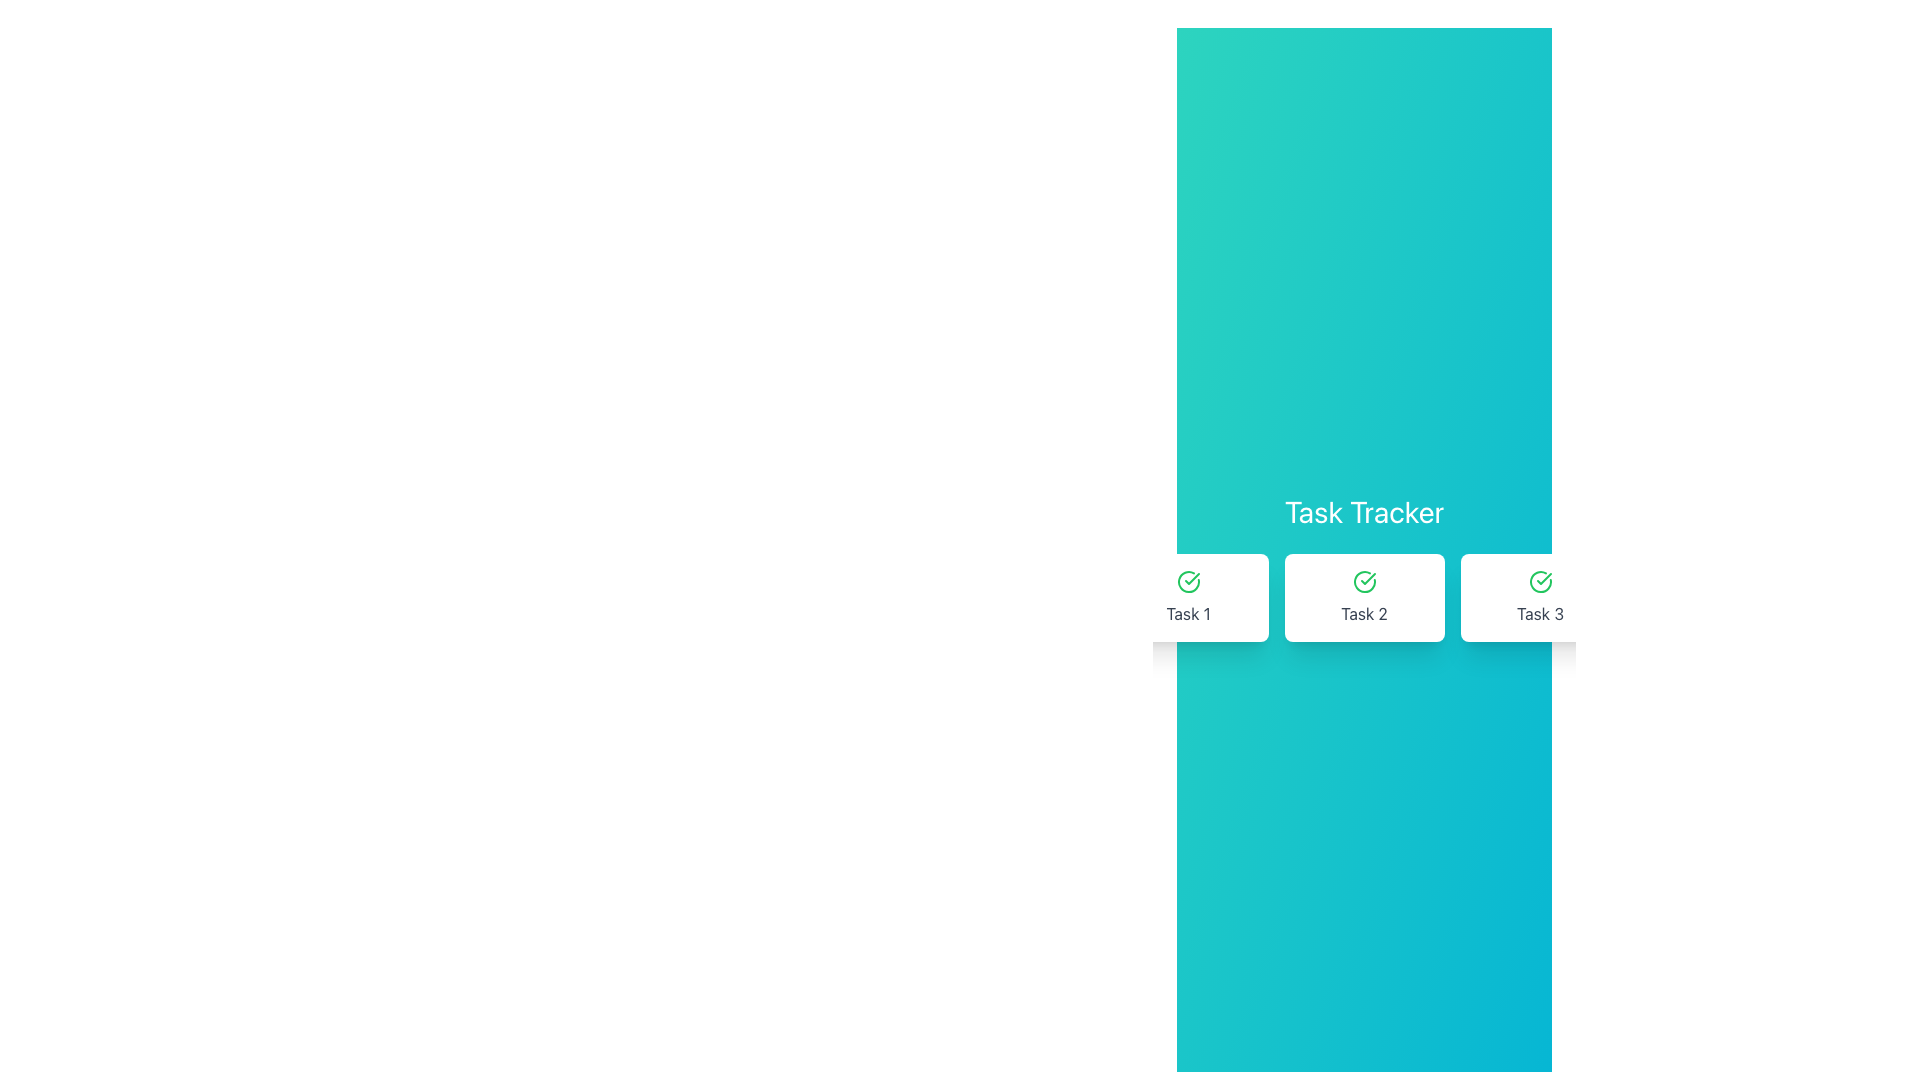 The image size is (1920, 1080). I want to click on the circular icon with a green checkmark in the center, which indicates completion or success, located in the center-left of the 'Task 1' card, so click(1188, 582).